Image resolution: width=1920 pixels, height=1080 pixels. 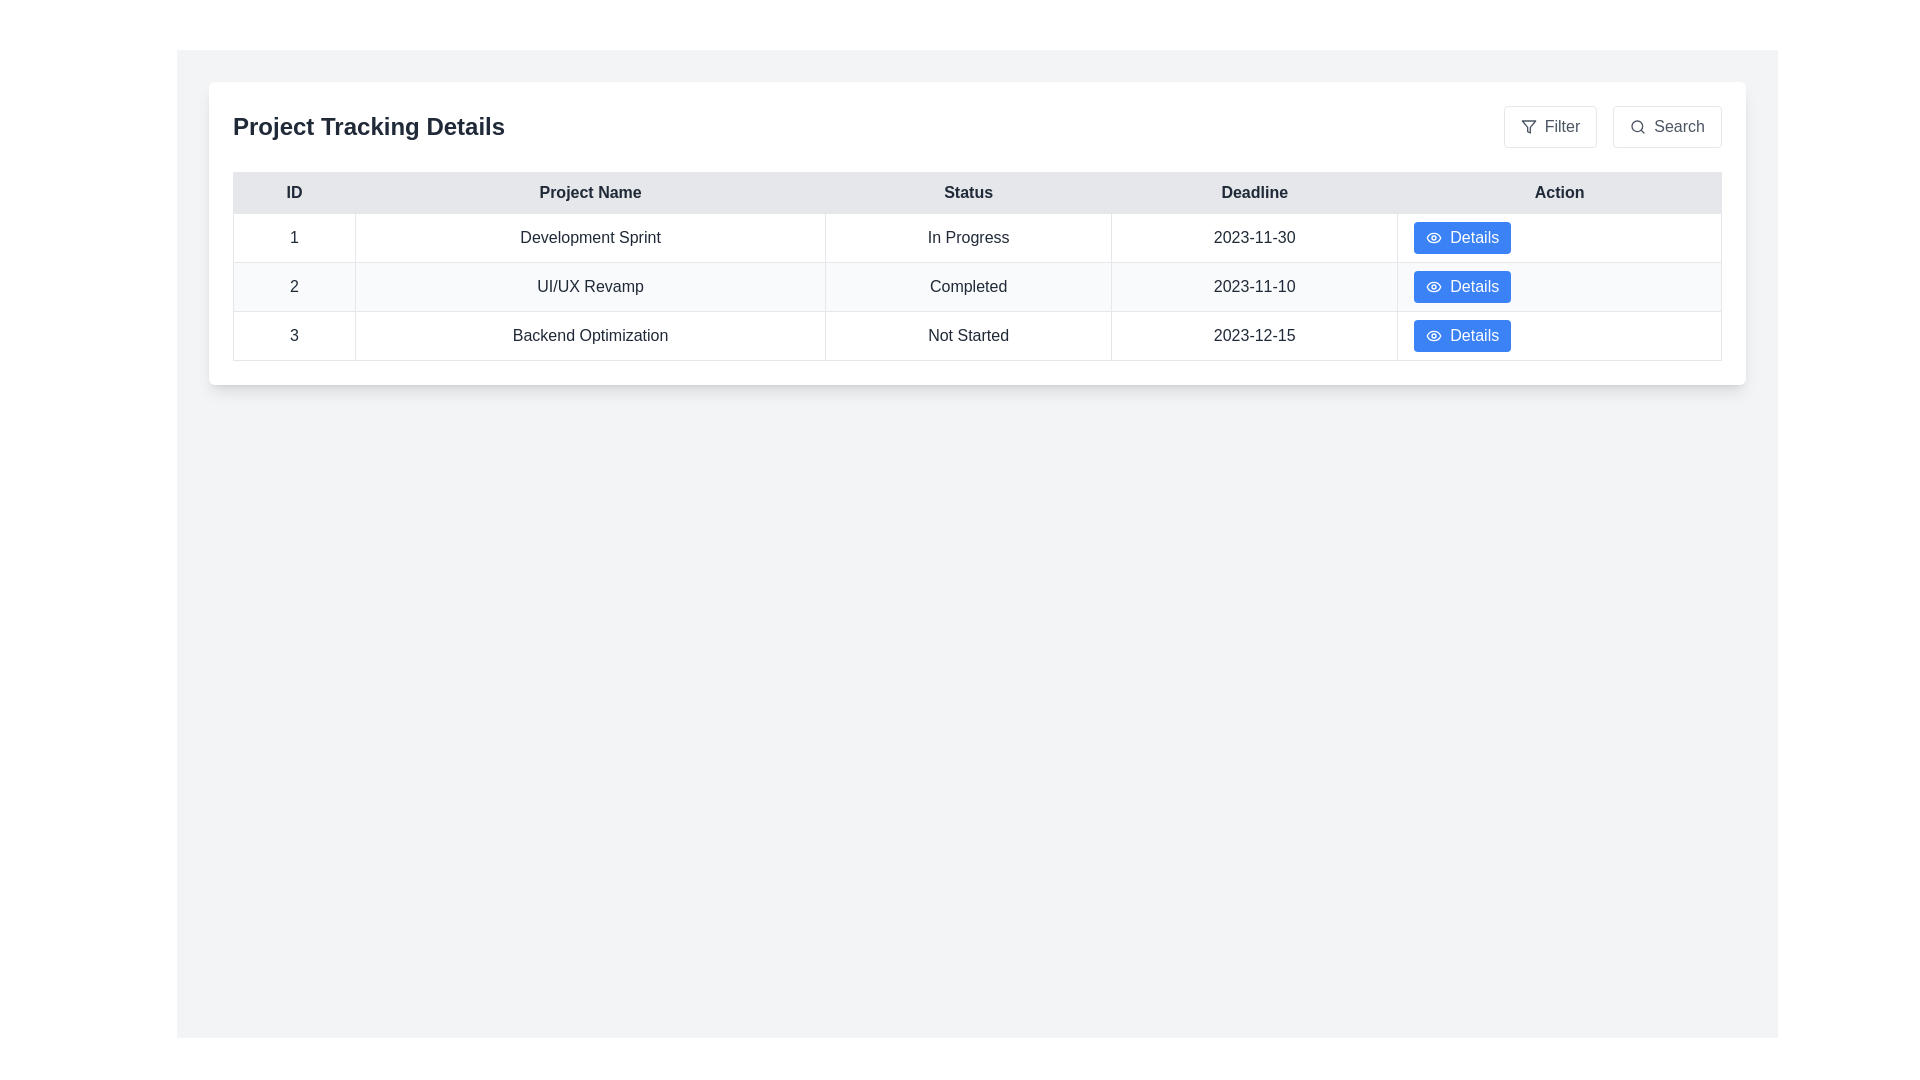 What do you see at coordinates (293, 237) in the screenshot?
I see `the text element that represents the ID of the first row in the table, located in the top-left corner of the table under the 'ID' column` at bounding box center [293, 237].